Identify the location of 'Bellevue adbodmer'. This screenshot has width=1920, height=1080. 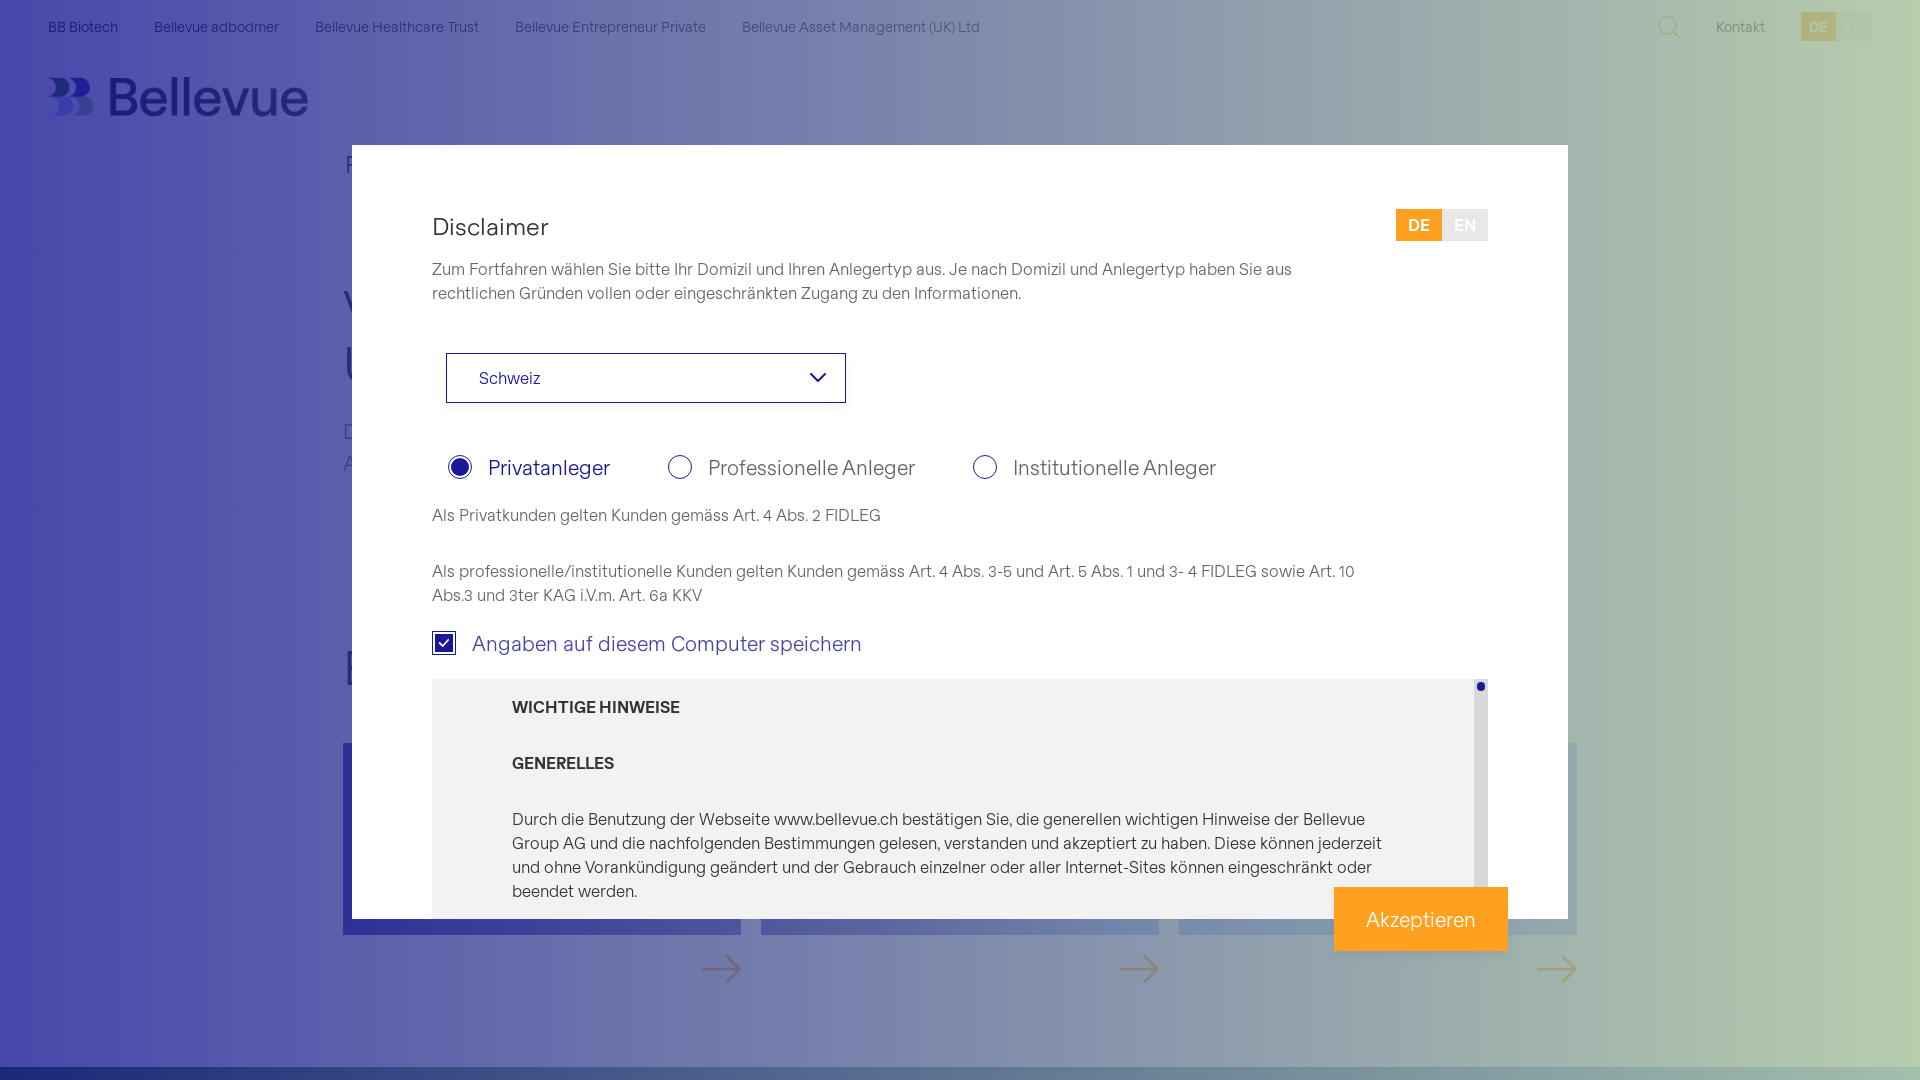
(152, 26).